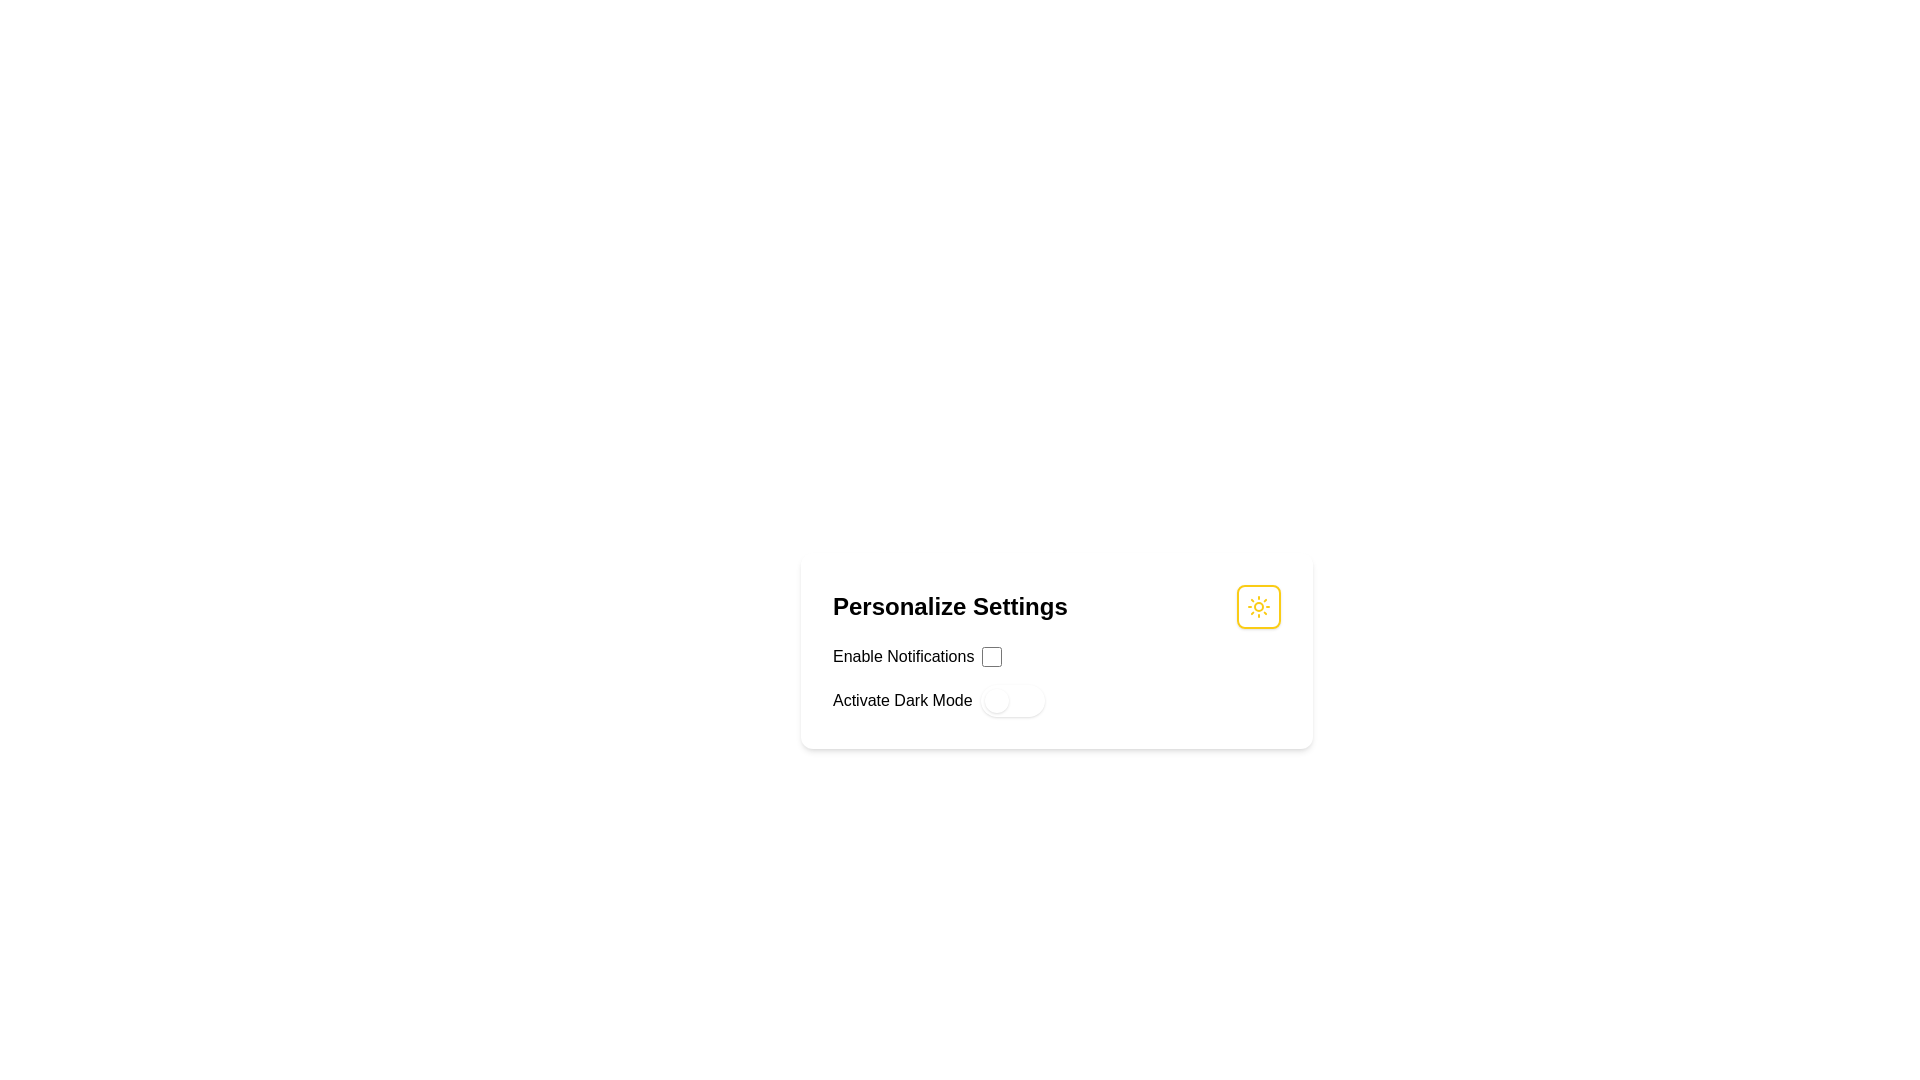 Image resolution: width=1920 pixels, height=1080 pixels. What do you see at coordinates (1005, 700) in the screenshot?
I see `the toggle` at bounding box center [1005, 700].